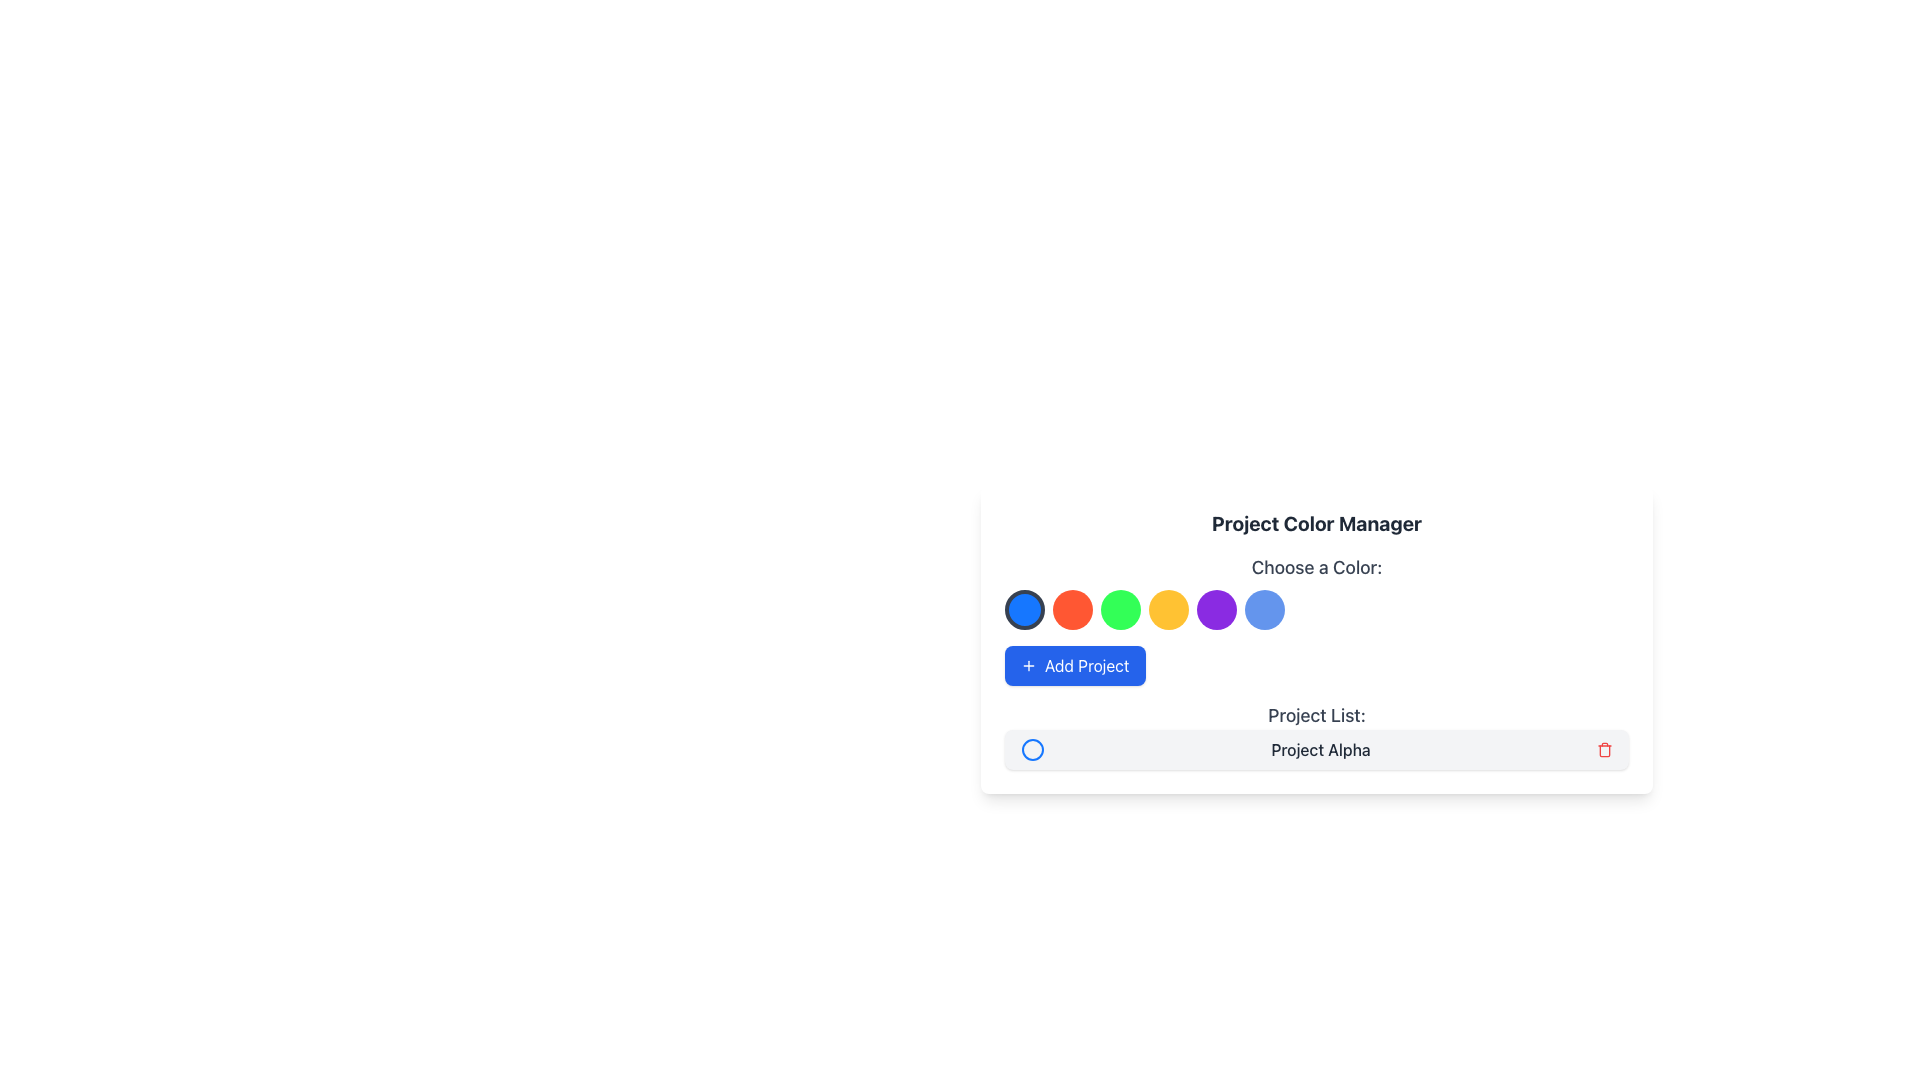 The width and height of the screenshot is (1920, 1080). Describe the element at coordinates (1028, 666) in the screenshot. I see `the plus icon on the left side of the 'Add Project' button` at that location.